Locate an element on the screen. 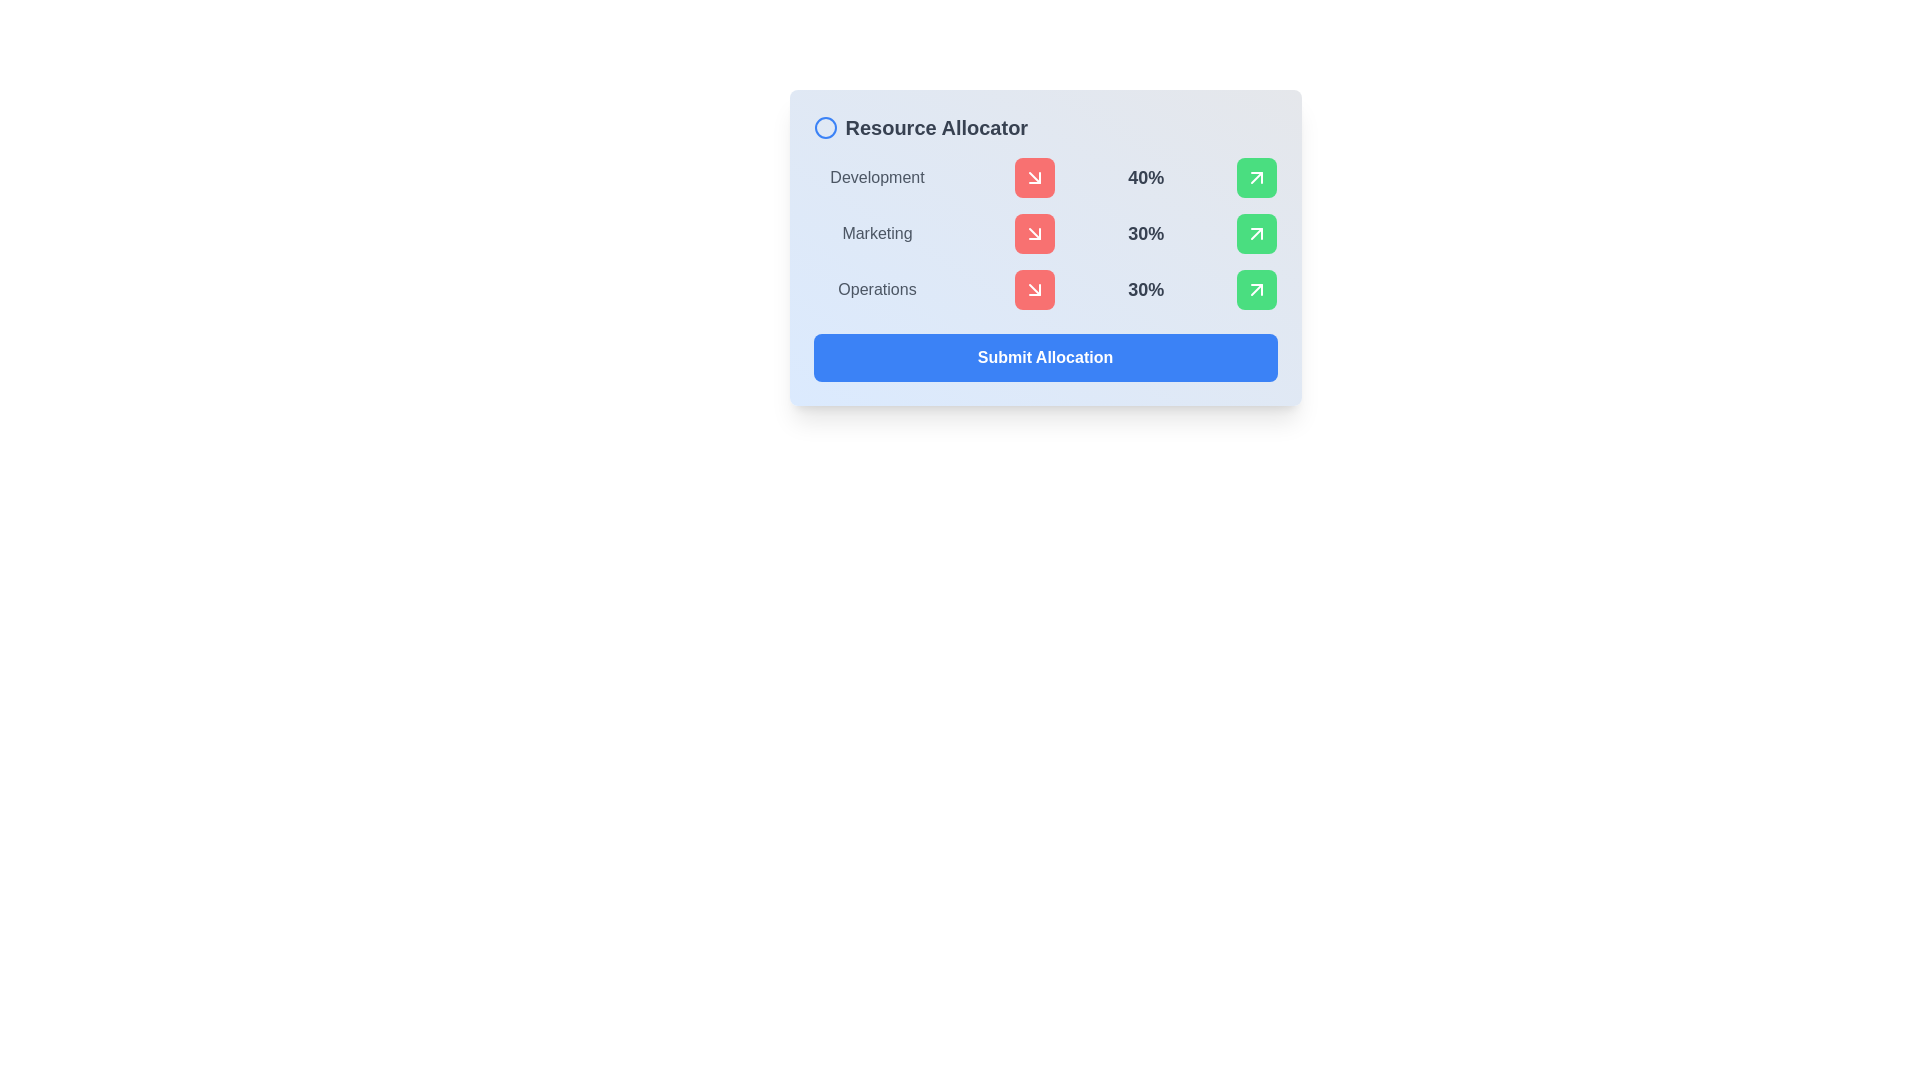 The image size is (1920, 1080). the associated resource data for the 'Marketing' allocation row in the 'Resource Allocator' panel, which displays '30%' is located at coordinates (1044, 233).